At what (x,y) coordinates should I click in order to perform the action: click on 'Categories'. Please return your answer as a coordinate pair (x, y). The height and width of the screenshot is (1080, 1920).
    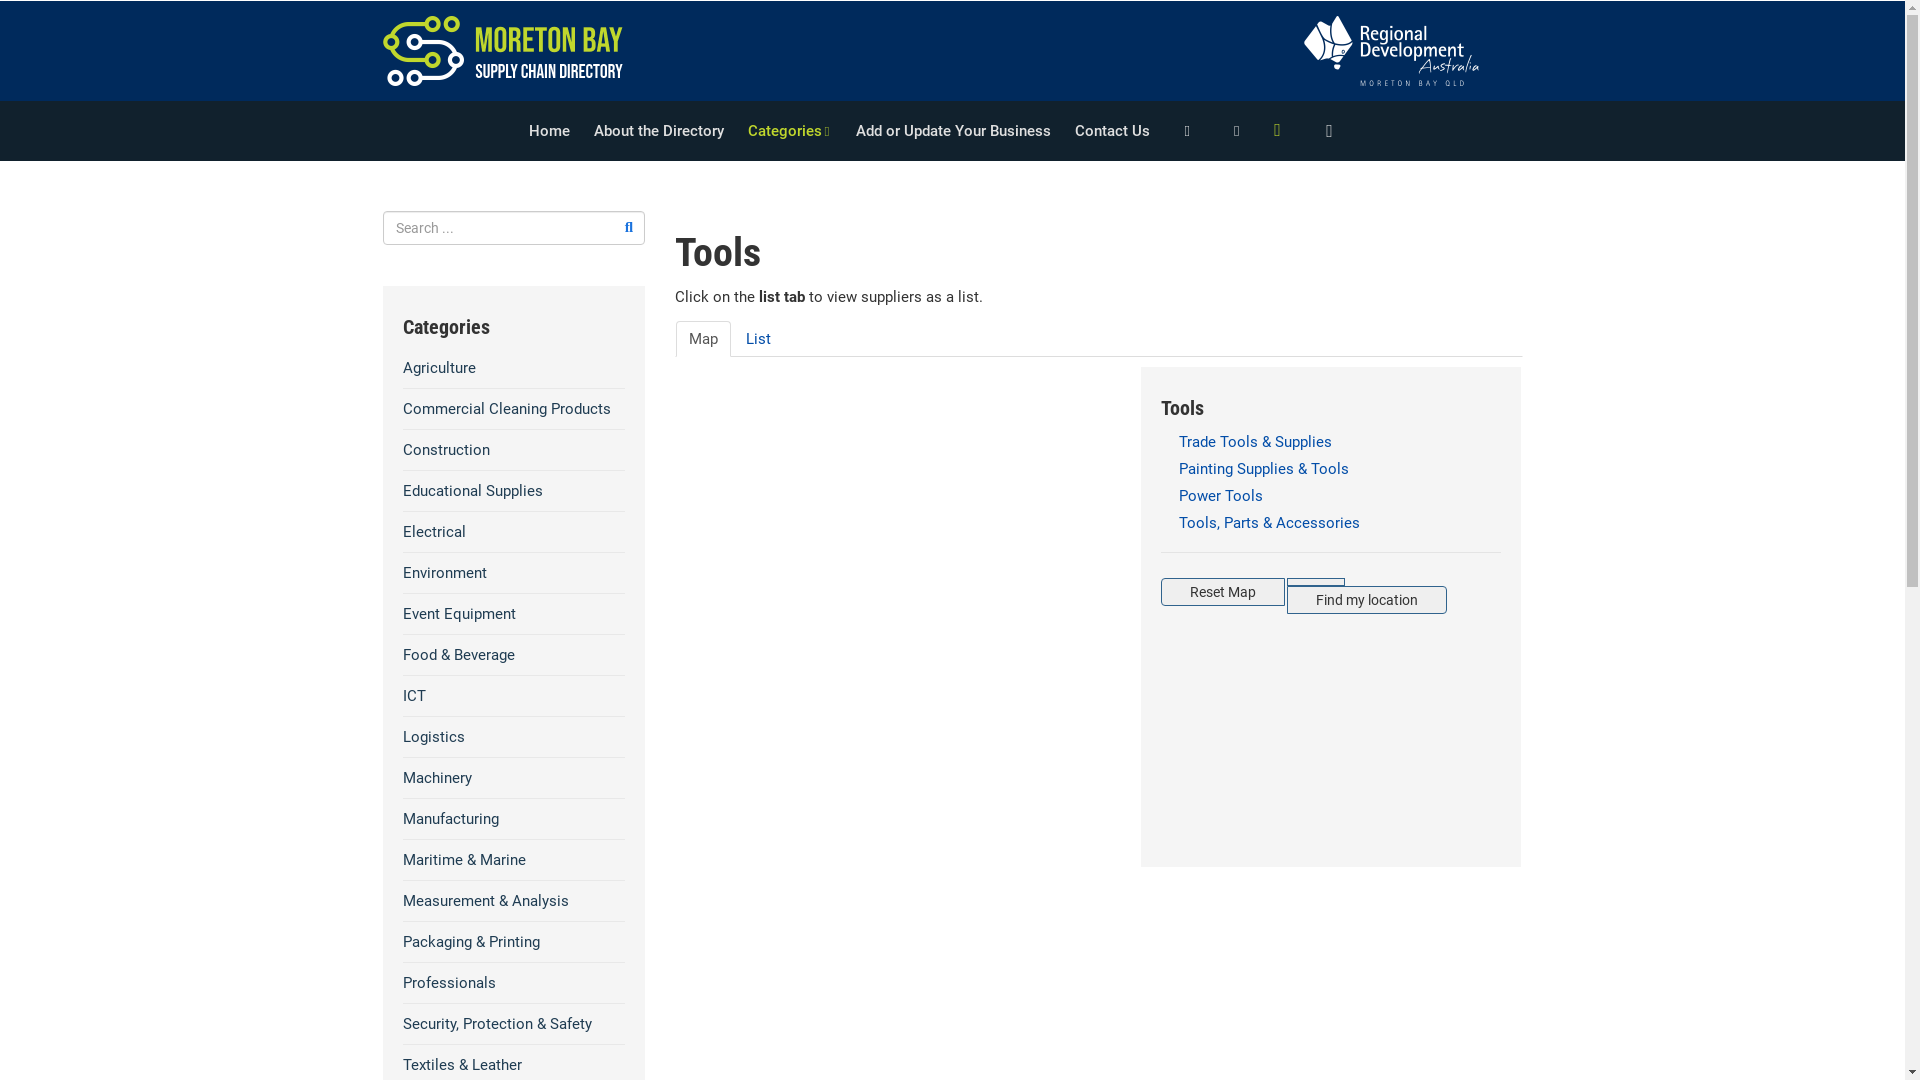
    Looking at the image, I should click on (789, 131).